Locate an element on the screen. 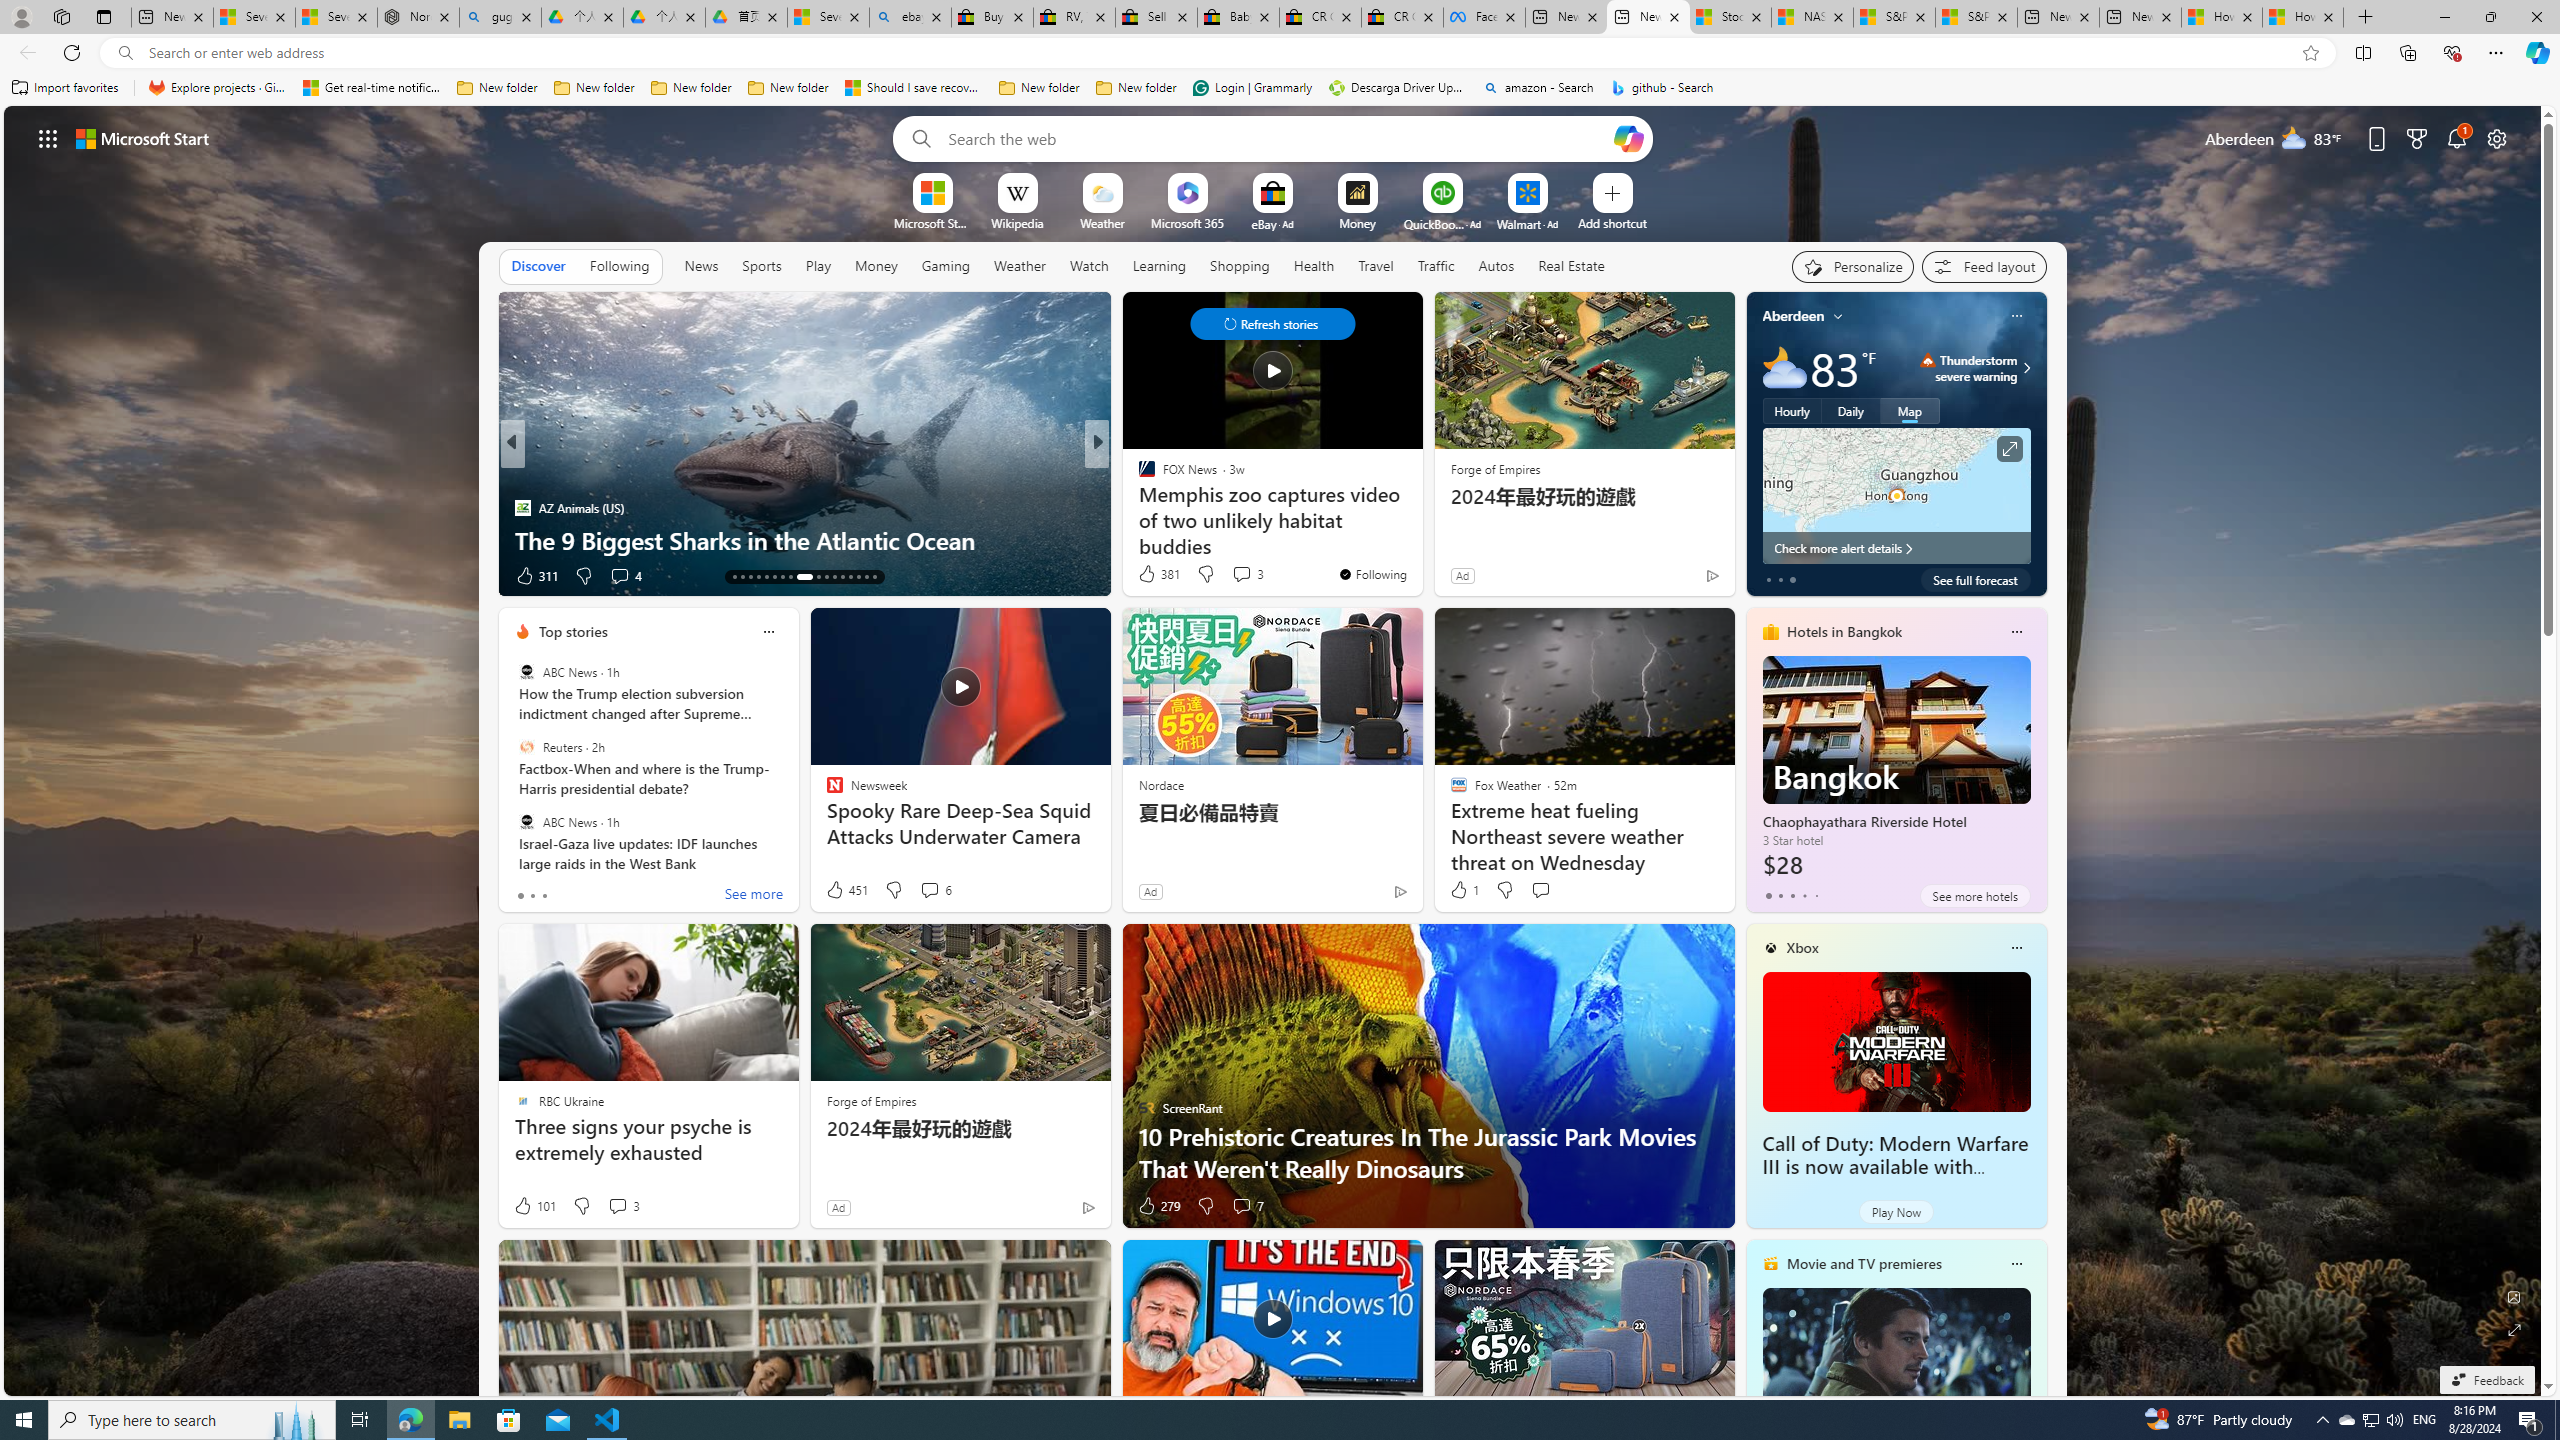 The height and width of the screenshot is (1440, 2560). 'Class: icon-img' is located at coordinates (2015, 1263).